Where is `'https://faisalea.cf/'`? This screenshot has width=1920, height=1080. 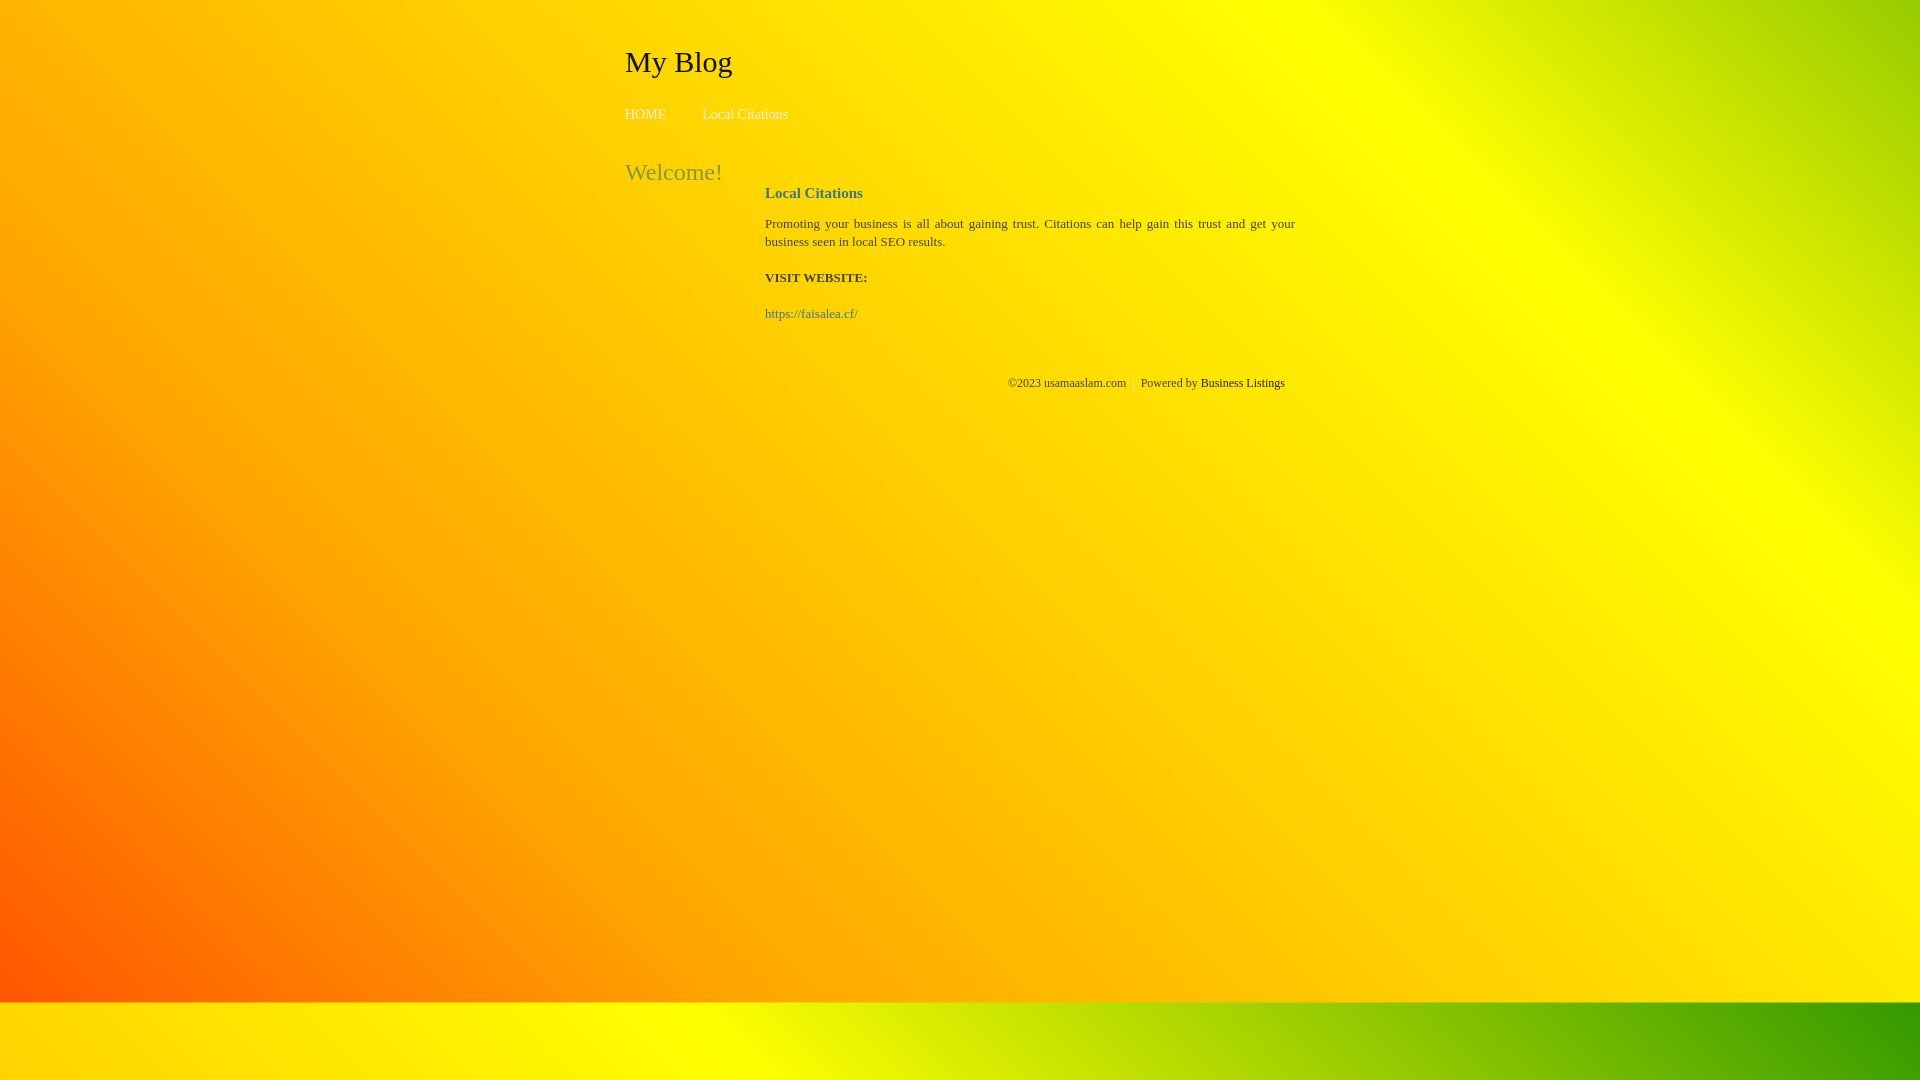 'https://faisalea.cf/' is located at coordinates (811, 313).